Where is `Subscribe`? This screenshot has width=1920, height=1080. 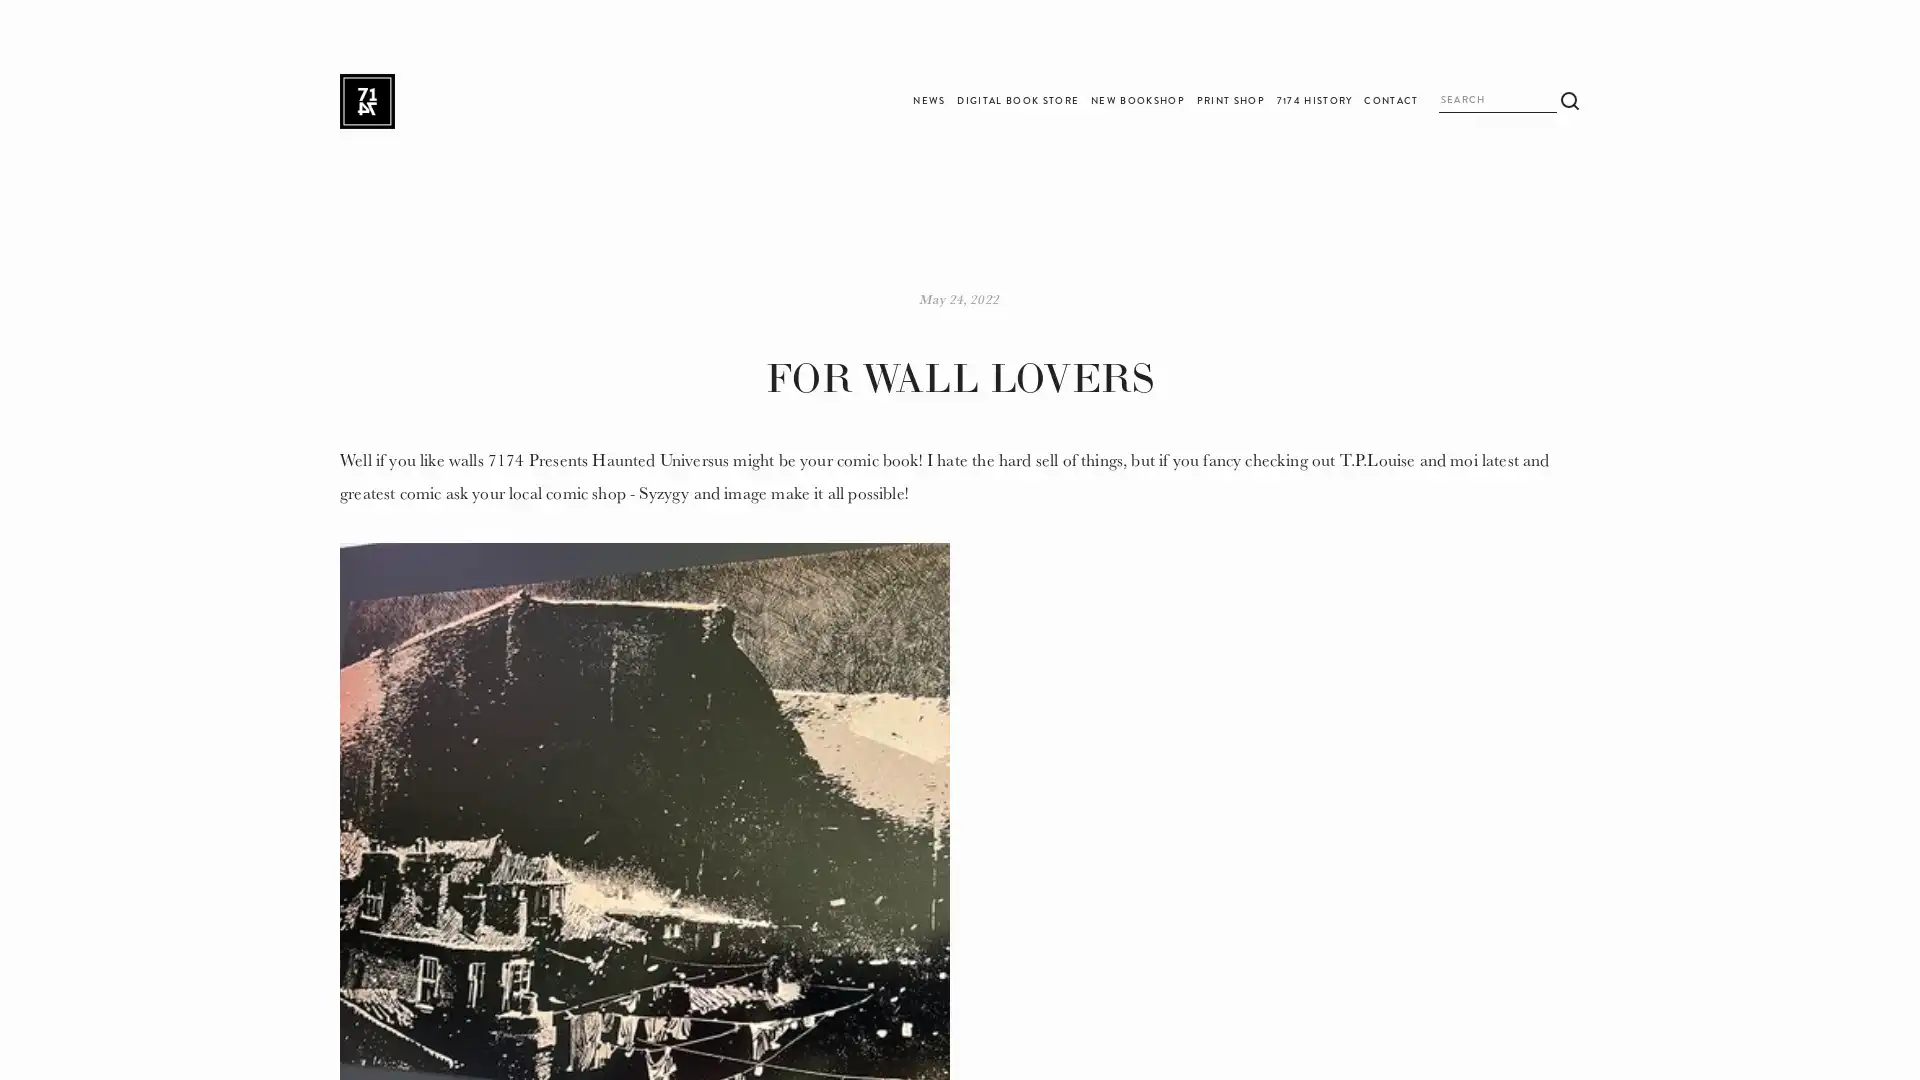
Subscribe is located at coordinates (1129, 586).